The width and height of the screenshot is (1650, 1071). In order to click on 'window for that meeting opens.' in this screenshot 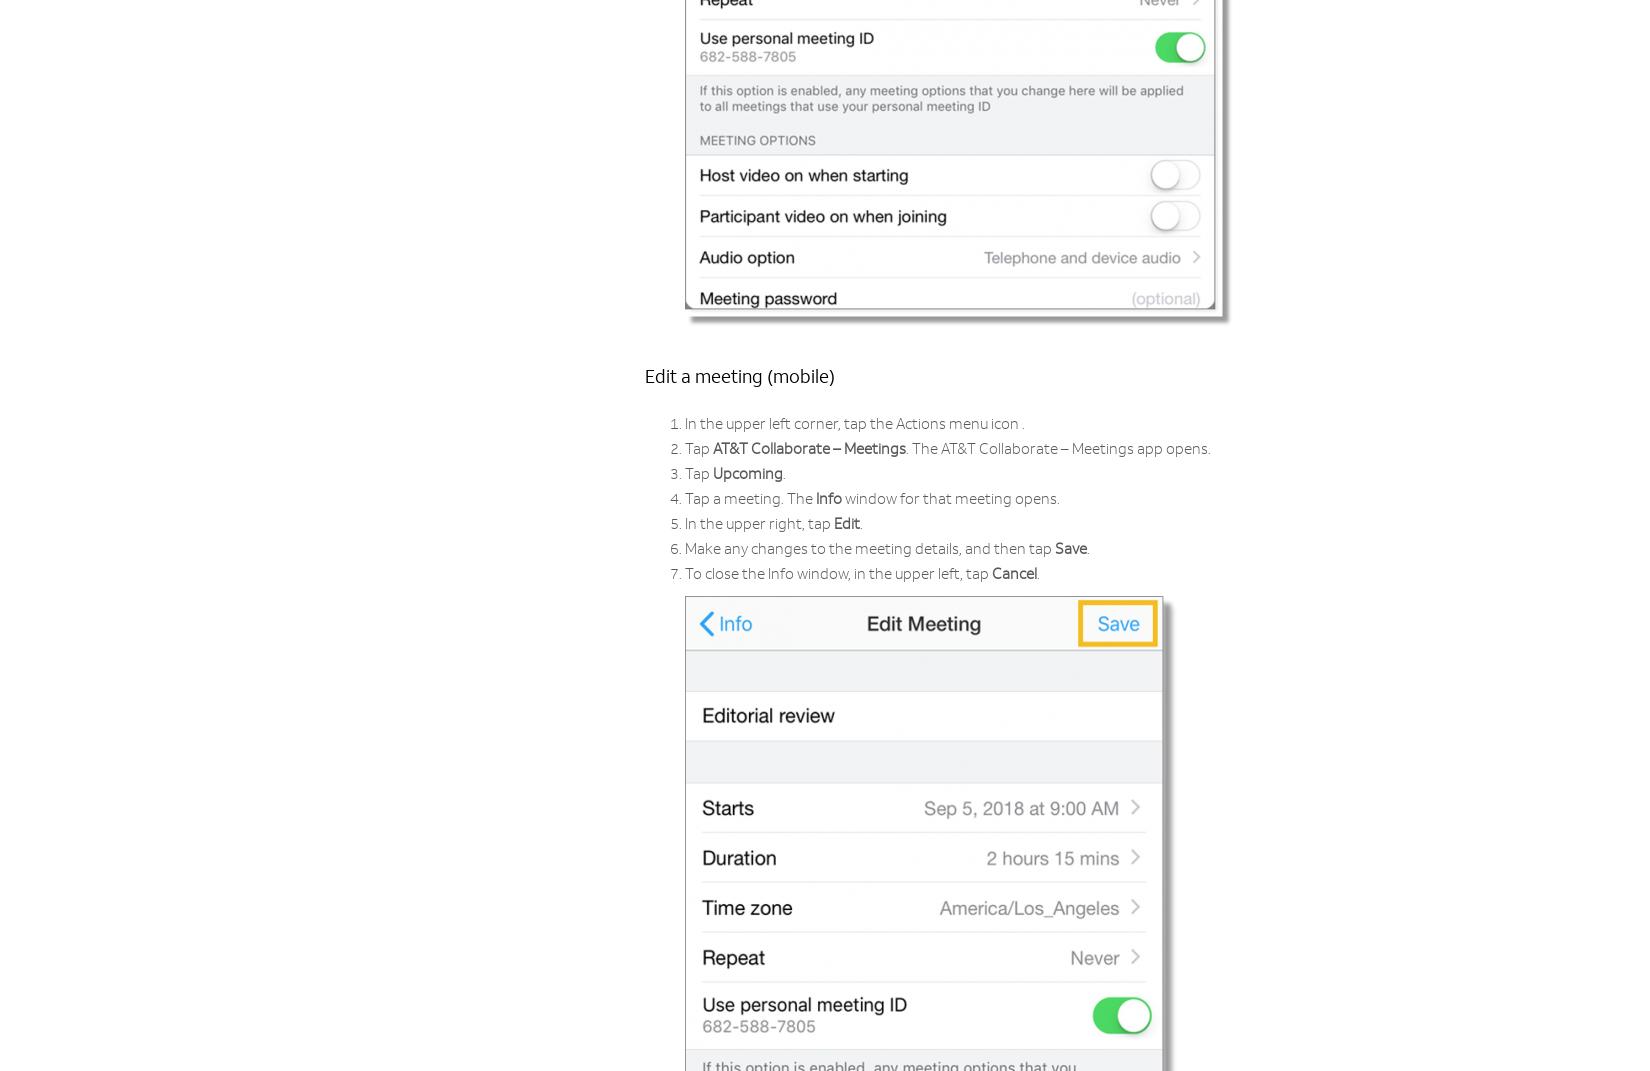, I will do `click(951, 499)`.